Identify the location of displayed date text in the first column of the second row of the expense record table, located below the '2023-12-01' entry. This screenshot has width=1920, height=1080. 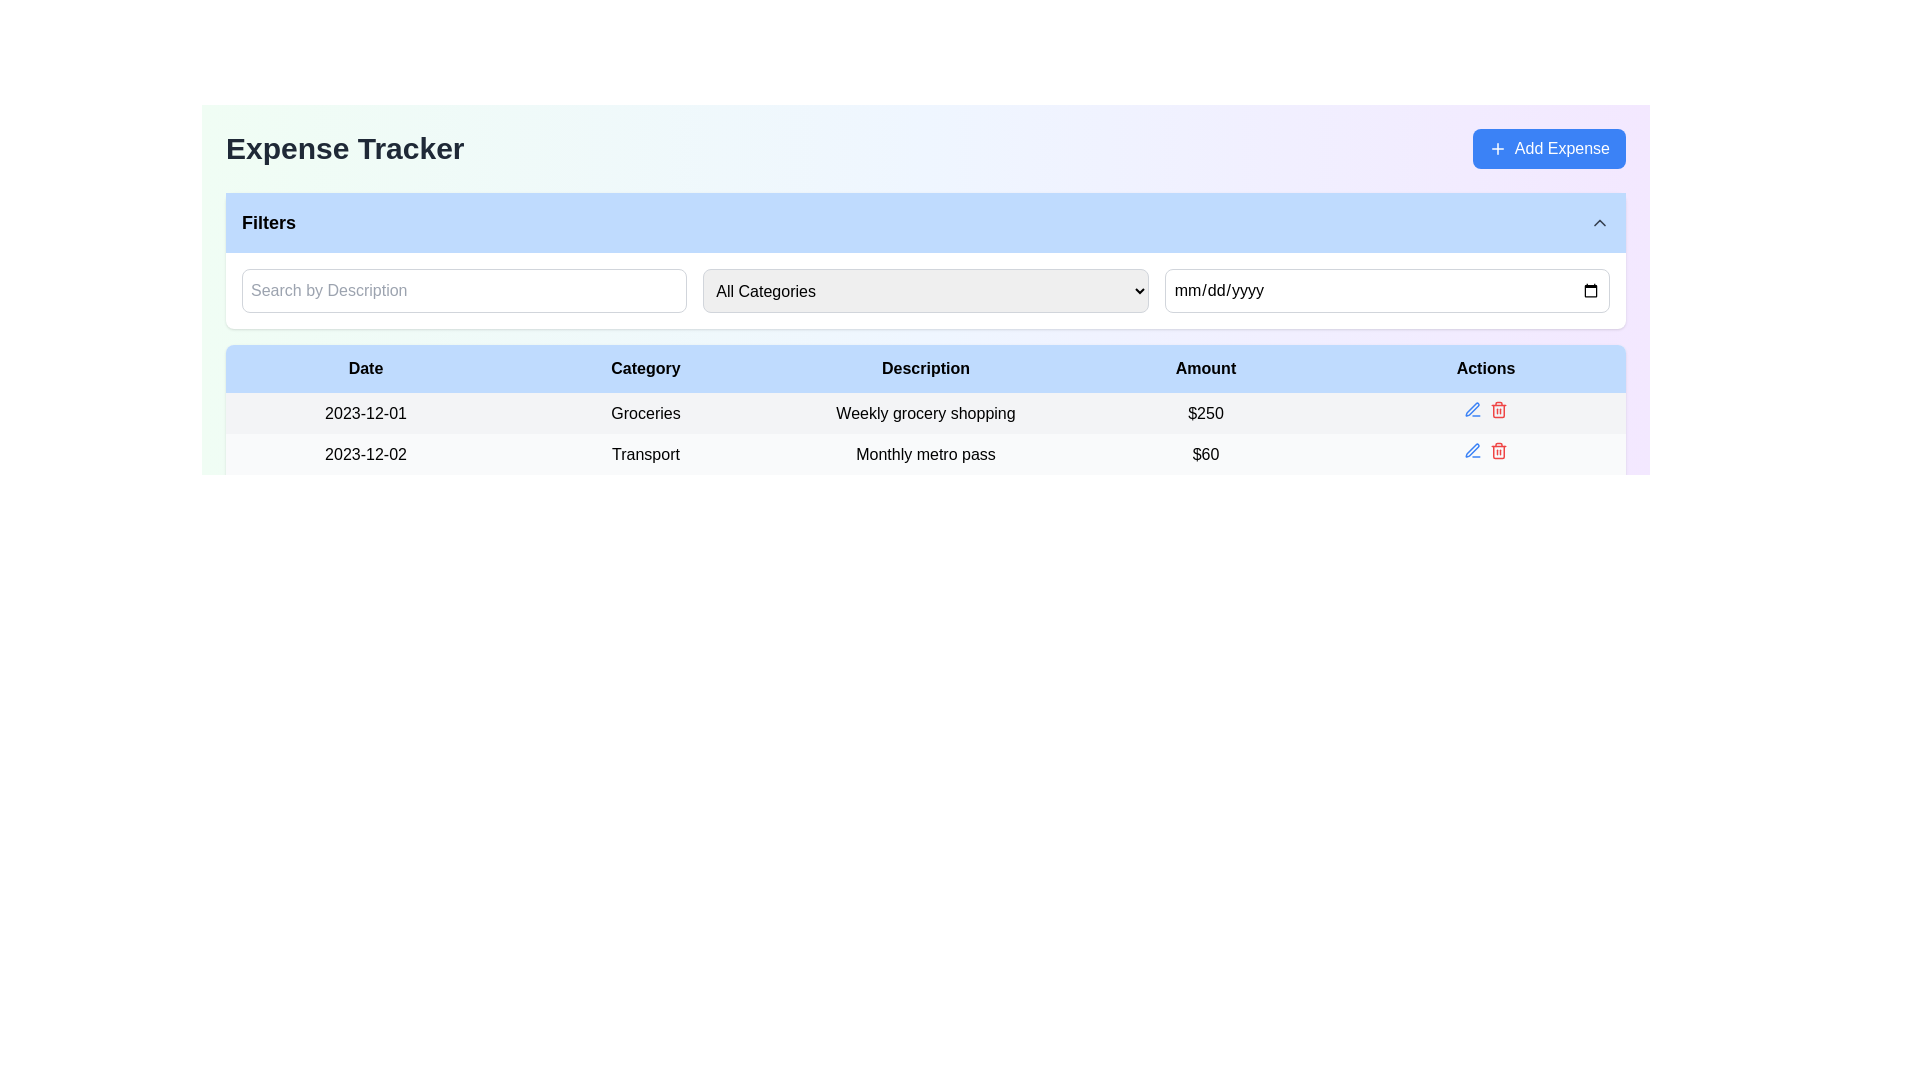
(365, 454).